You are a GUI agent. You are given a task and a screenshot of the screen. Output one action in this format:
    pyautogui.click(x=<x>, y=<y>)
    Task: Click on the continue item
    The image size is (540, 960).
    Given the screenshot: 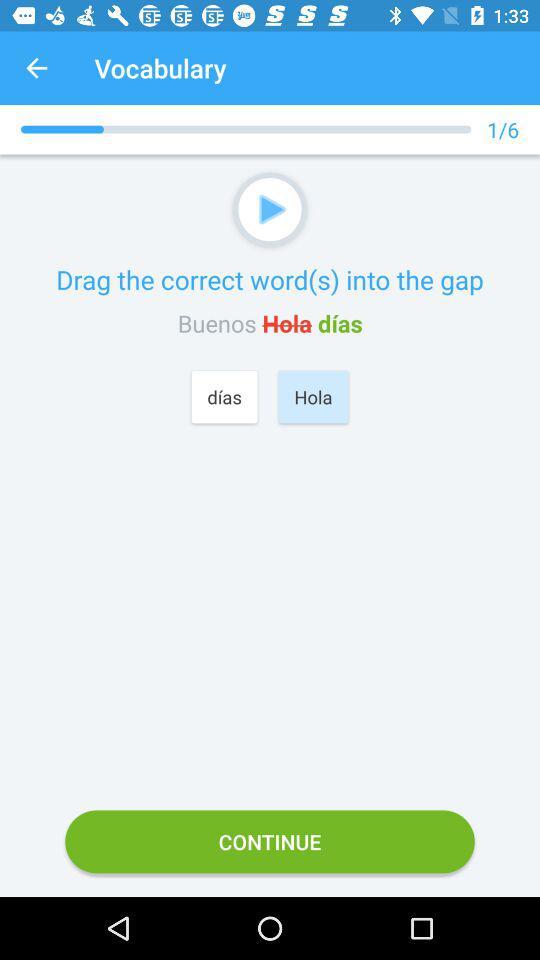 What is the action you would take?
    pyautogui.click(x=270, y=840)
    